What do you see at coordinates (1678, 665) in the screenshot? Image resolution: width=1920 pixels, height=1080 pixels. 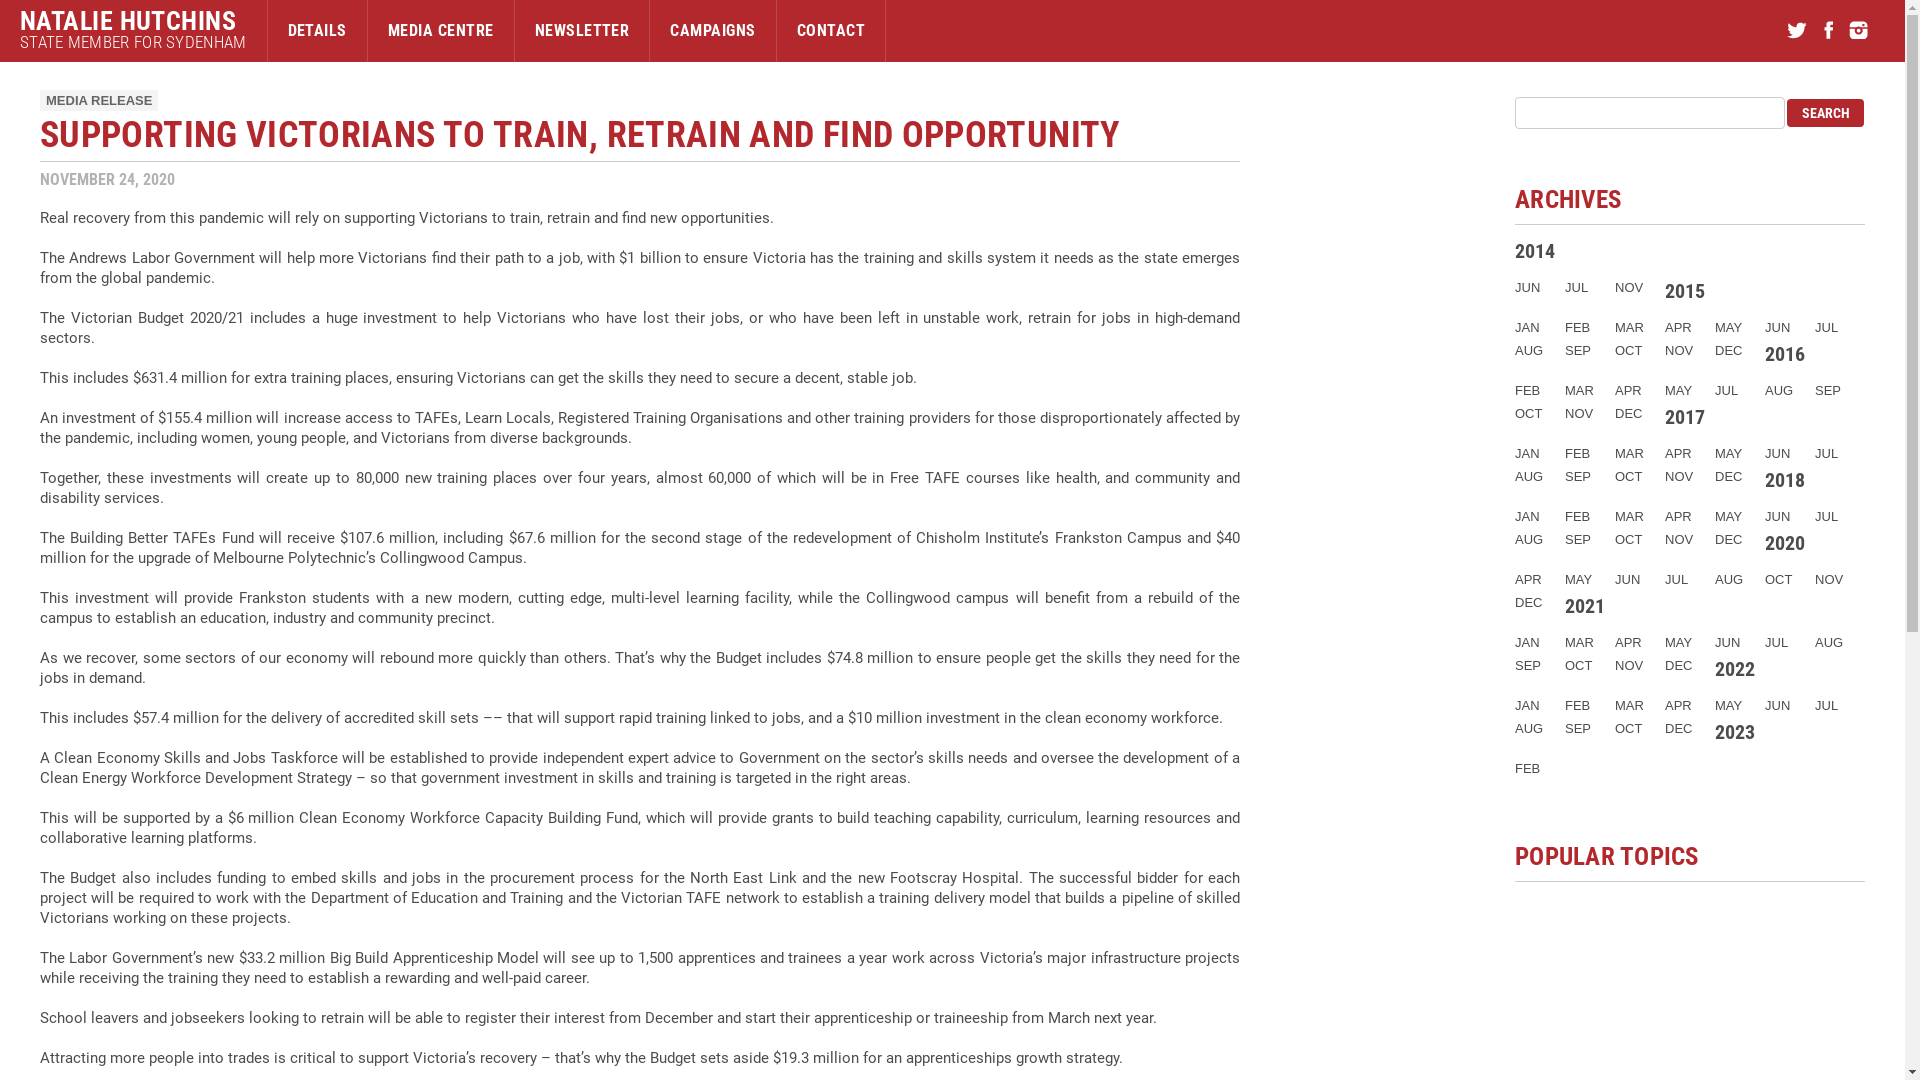 I see `'DEC'` at bounding box center [1678, 665].